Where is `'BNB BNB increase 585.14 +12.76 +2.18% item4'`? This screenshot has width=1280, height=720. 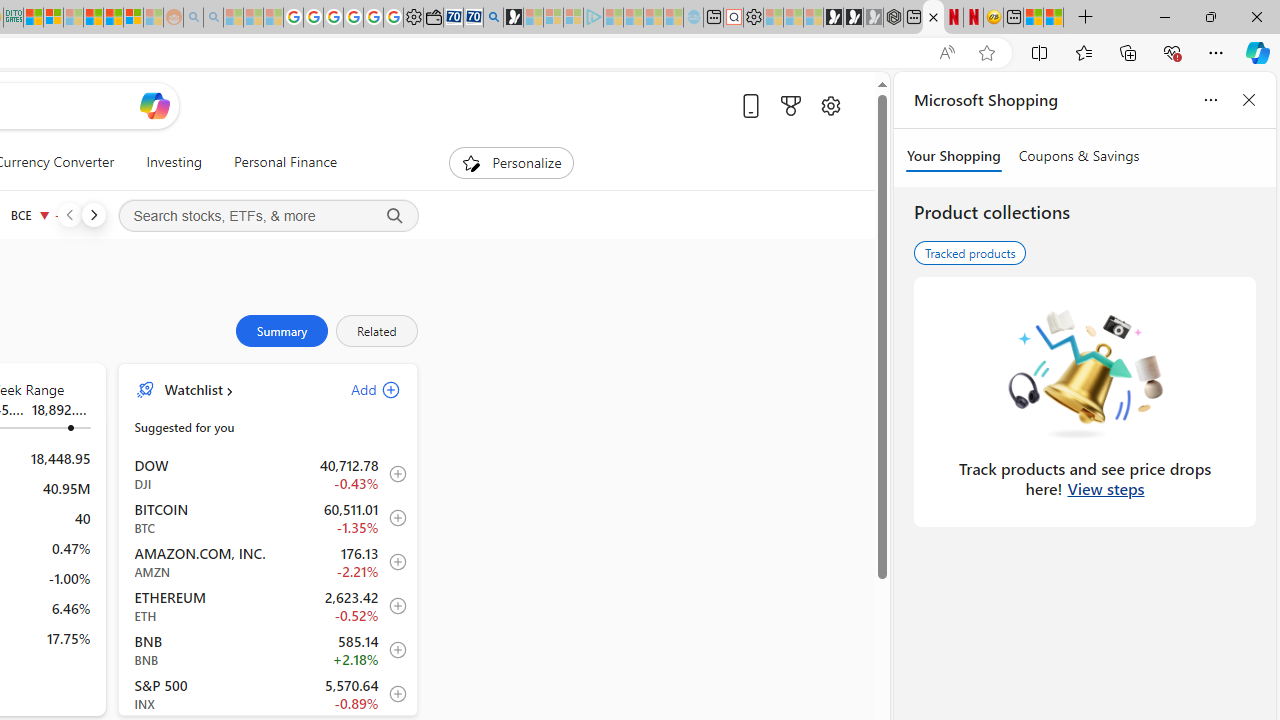
'BNB BNB increase 585.14 +12.76 +2.18% item4' is located at coordinates (267, 649).